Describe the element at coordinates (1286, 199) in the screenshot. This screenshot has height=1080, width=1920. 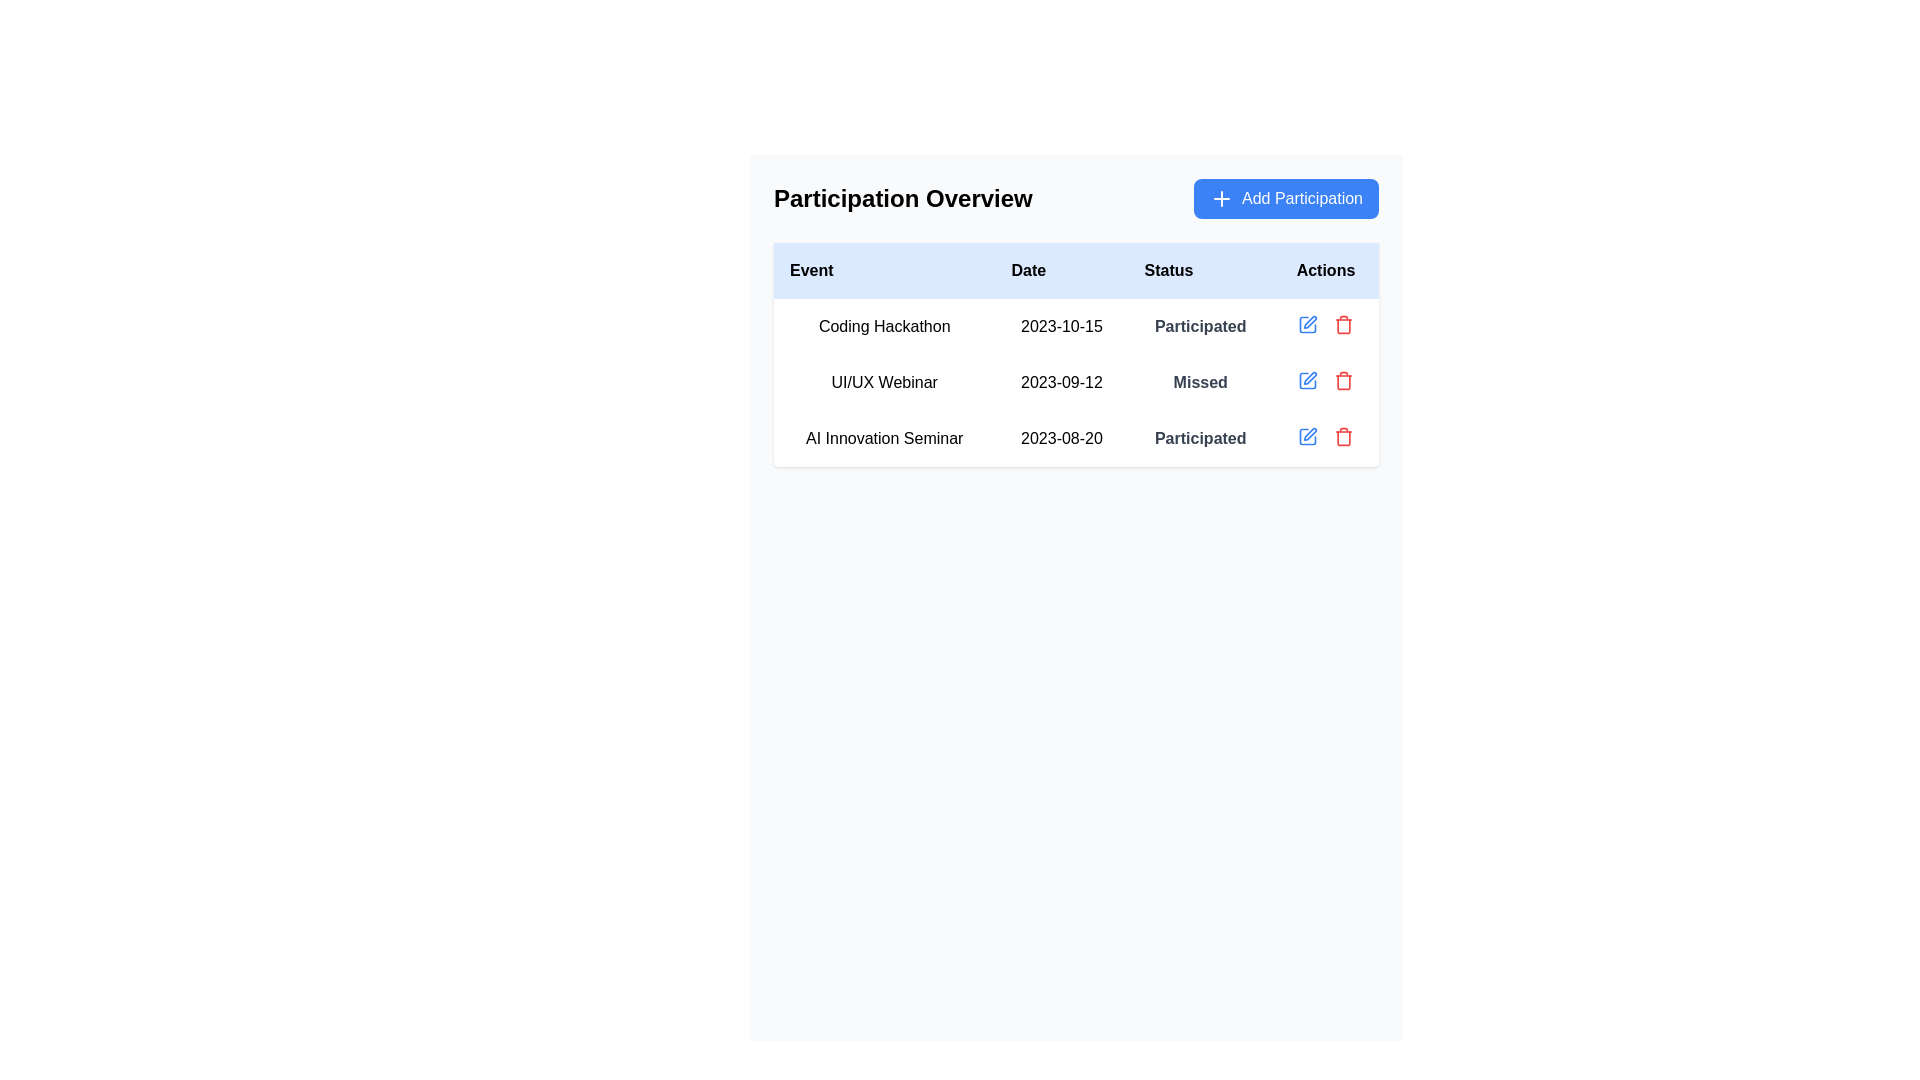
I see `the button that allows users to add new participations, located to the right of the 'Participation Overview' title and centered vertically` at that location.